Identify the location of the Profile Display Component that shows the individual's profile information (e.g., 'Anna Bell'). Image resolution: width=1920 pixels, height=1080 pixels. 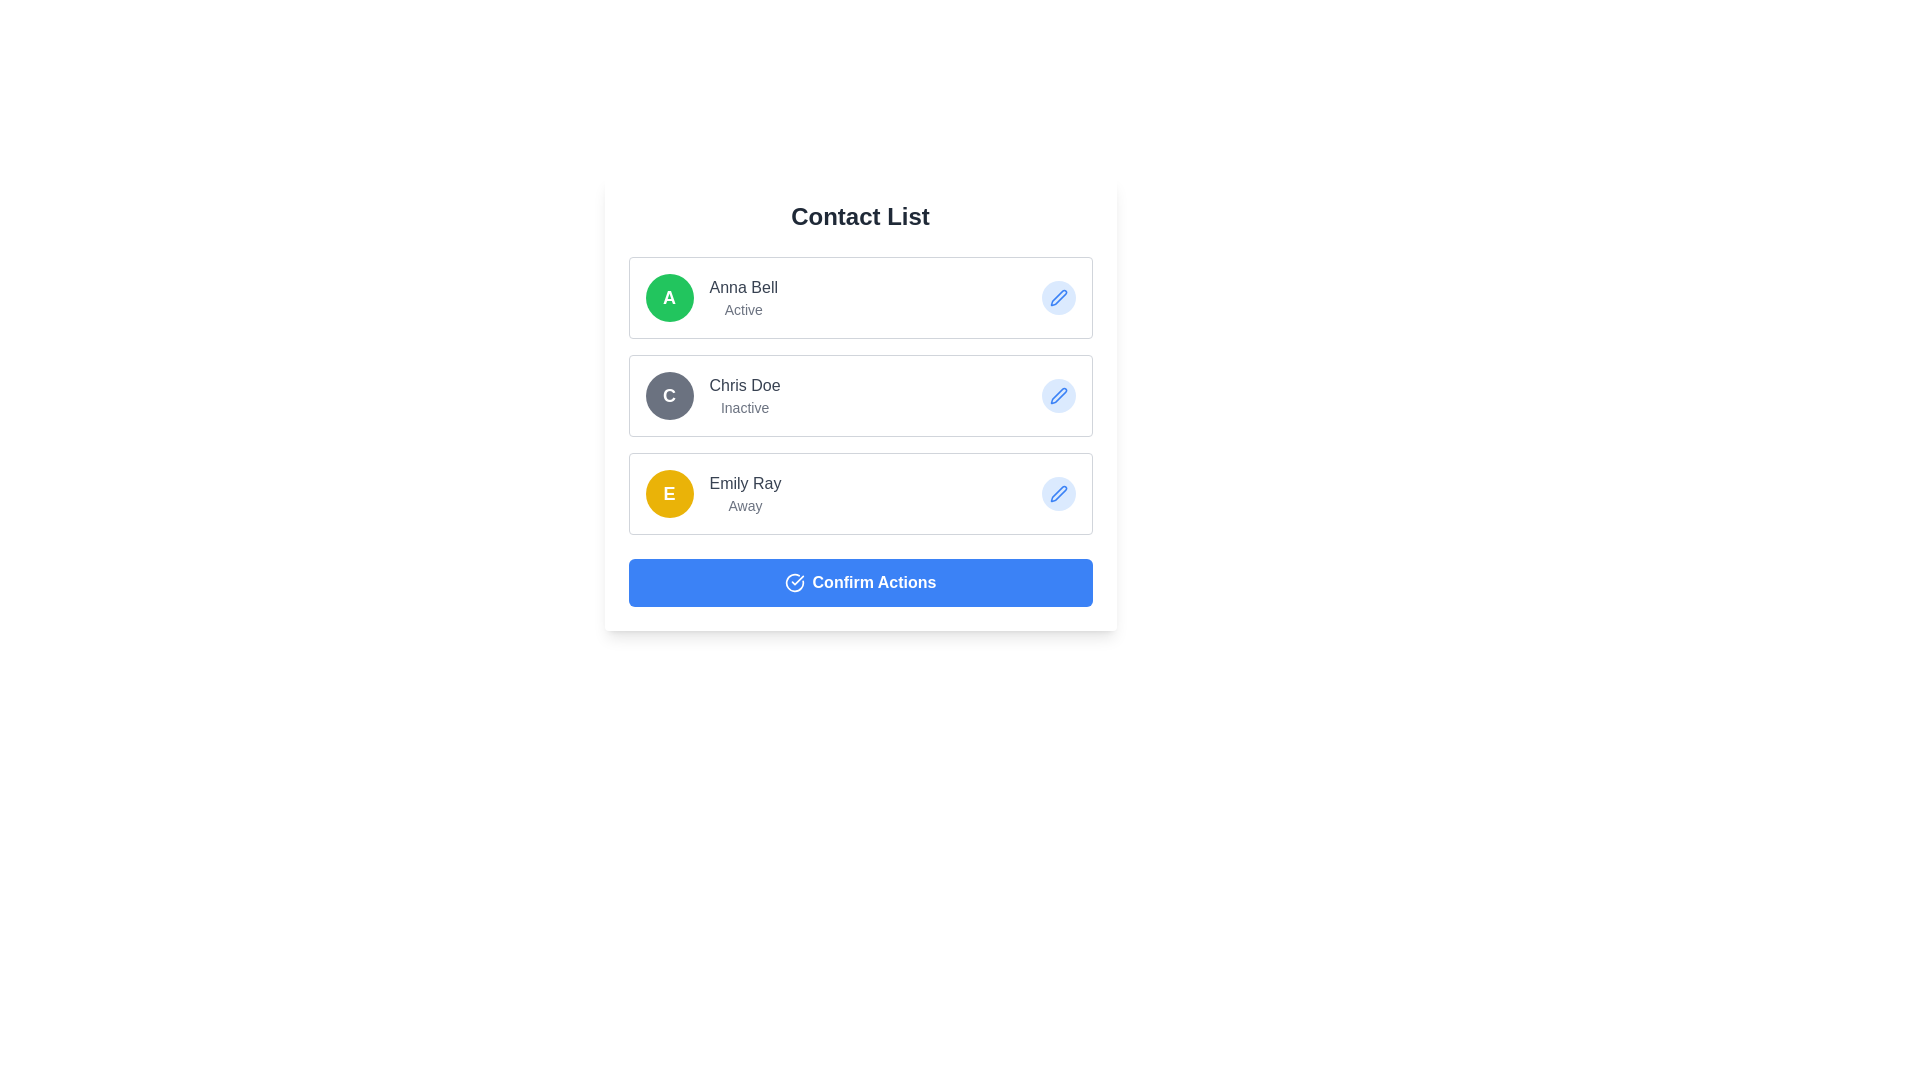
(711, 297).